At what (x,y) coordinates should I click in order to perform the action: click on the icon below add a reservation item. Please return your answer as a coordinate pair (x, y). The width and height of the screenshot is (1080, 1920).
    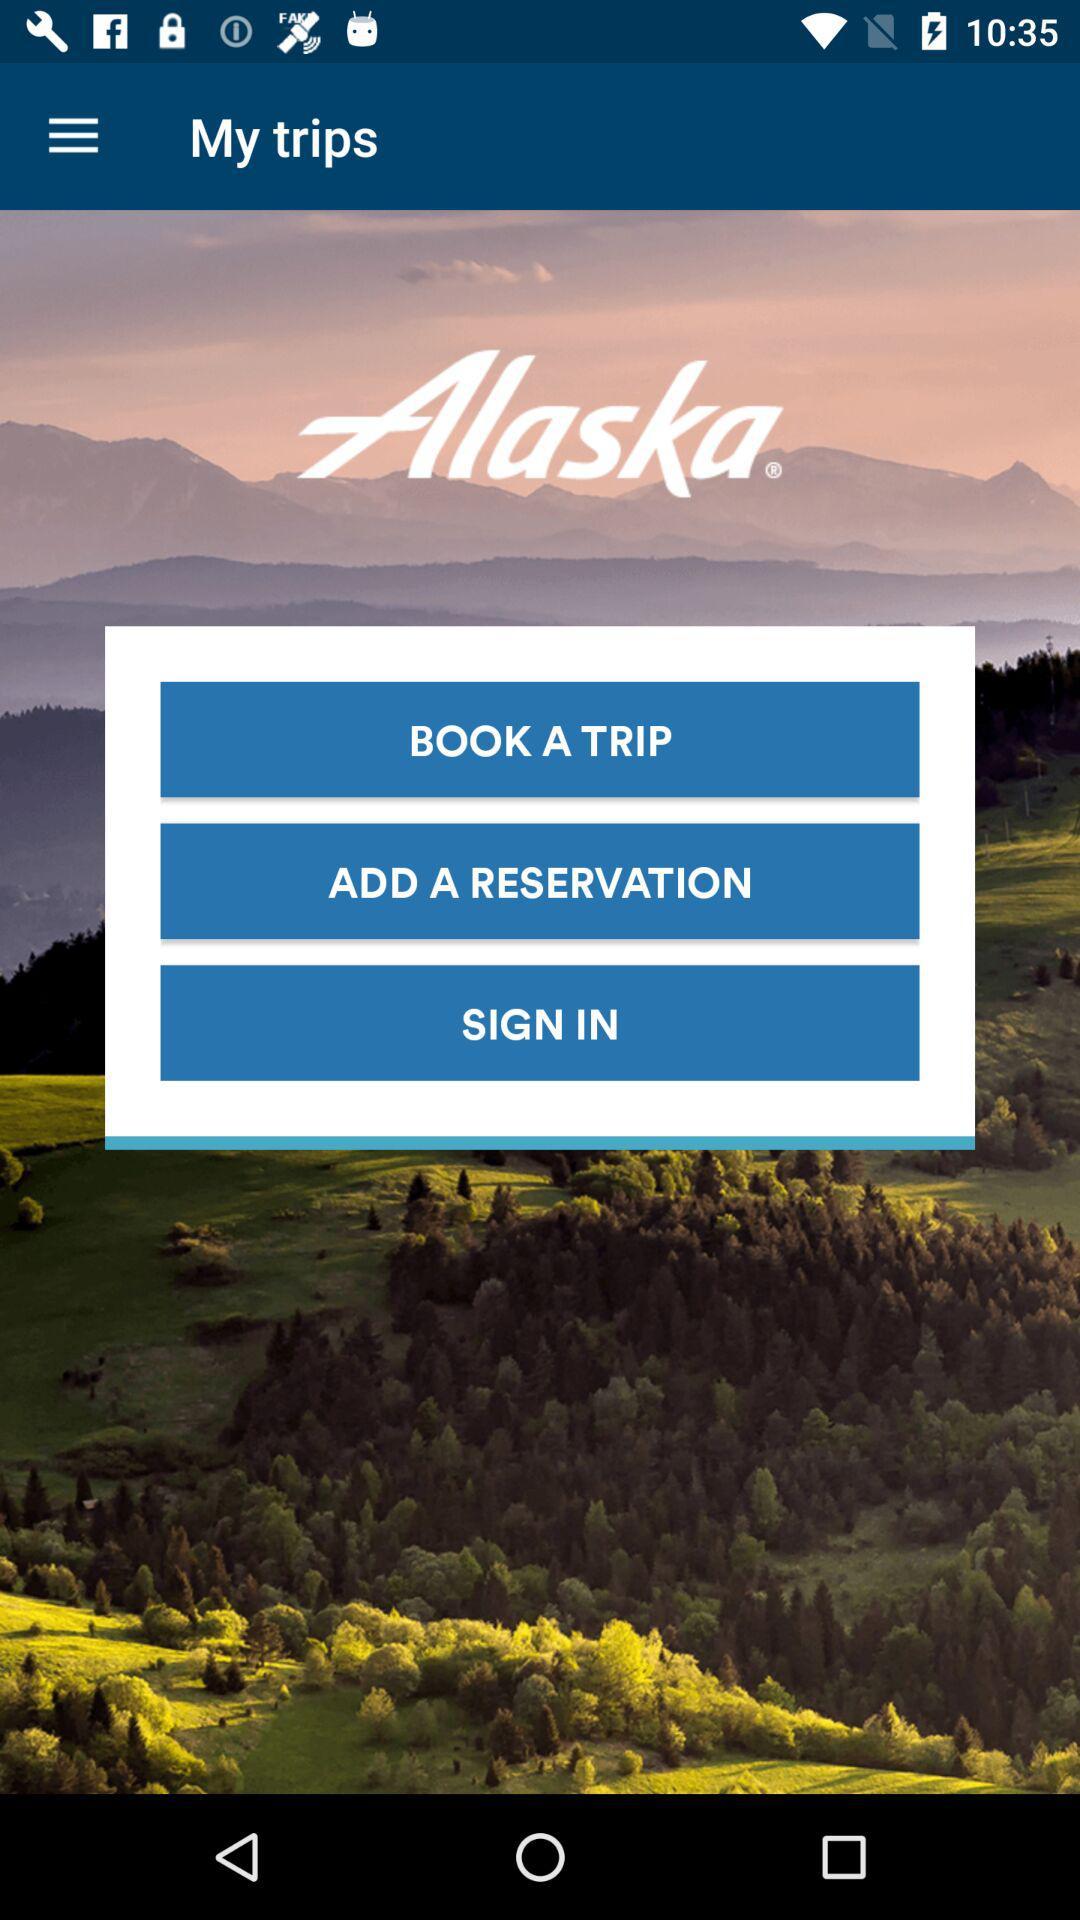
    Looking at the image, I should click on (540, 1022).